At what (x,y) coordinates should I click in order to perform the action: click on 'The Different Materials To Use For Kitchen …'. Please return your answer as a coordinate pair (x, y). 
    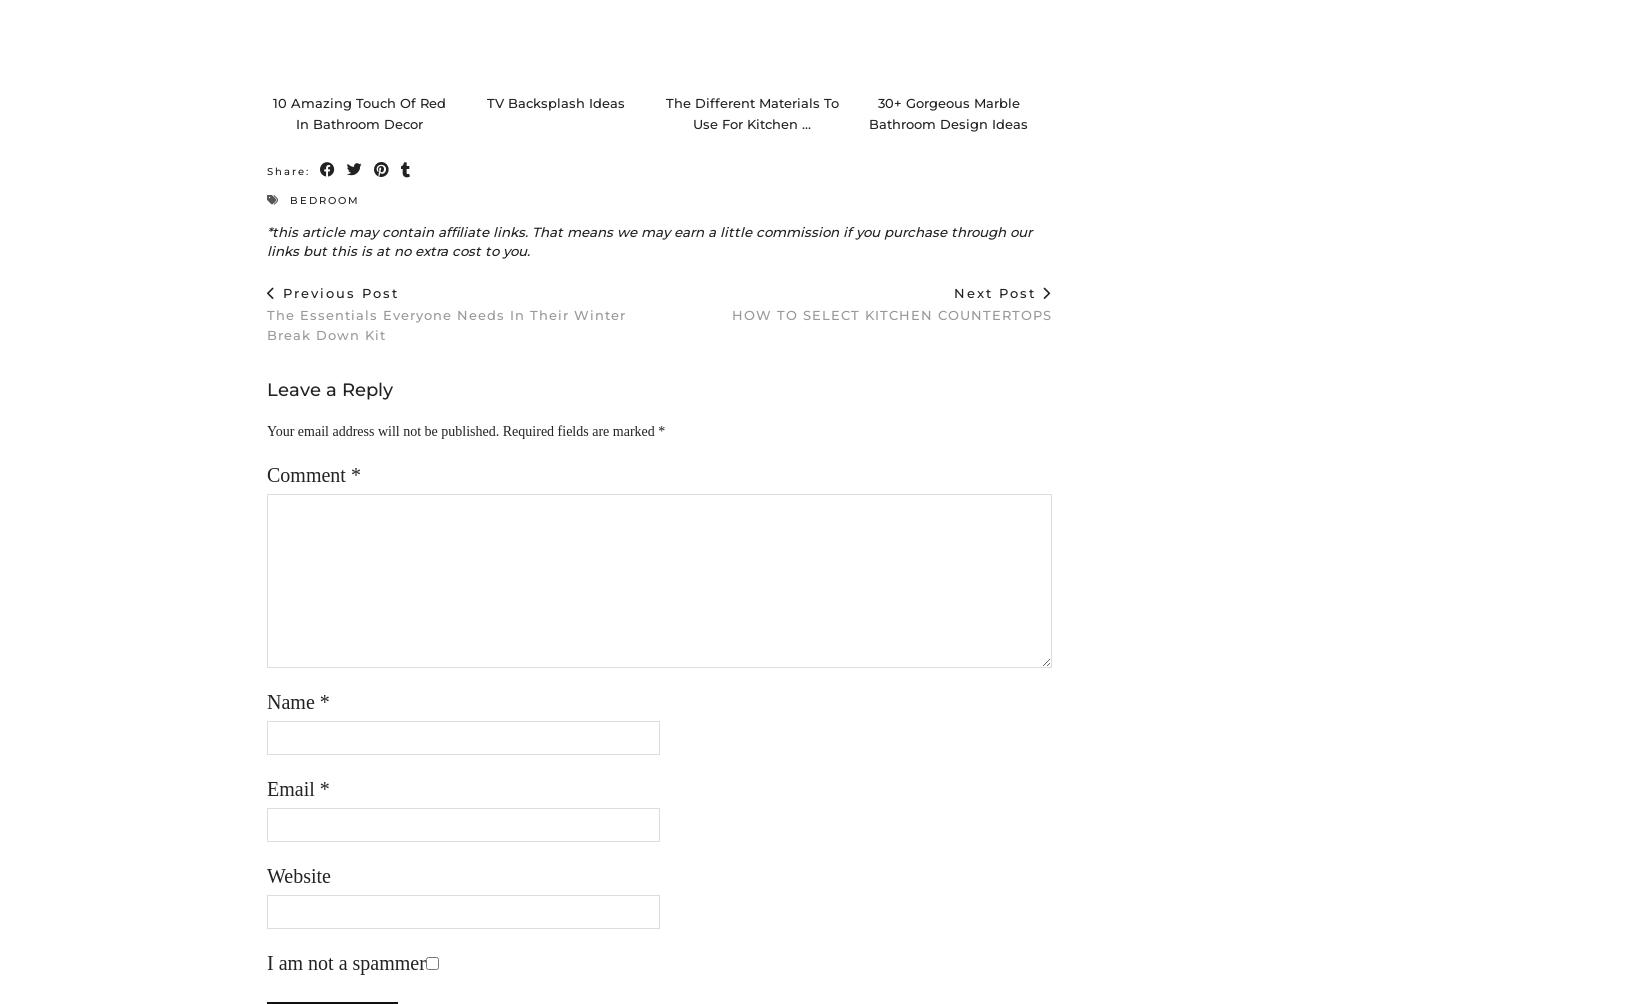
    Looking at the image, I should click on (750, 132).